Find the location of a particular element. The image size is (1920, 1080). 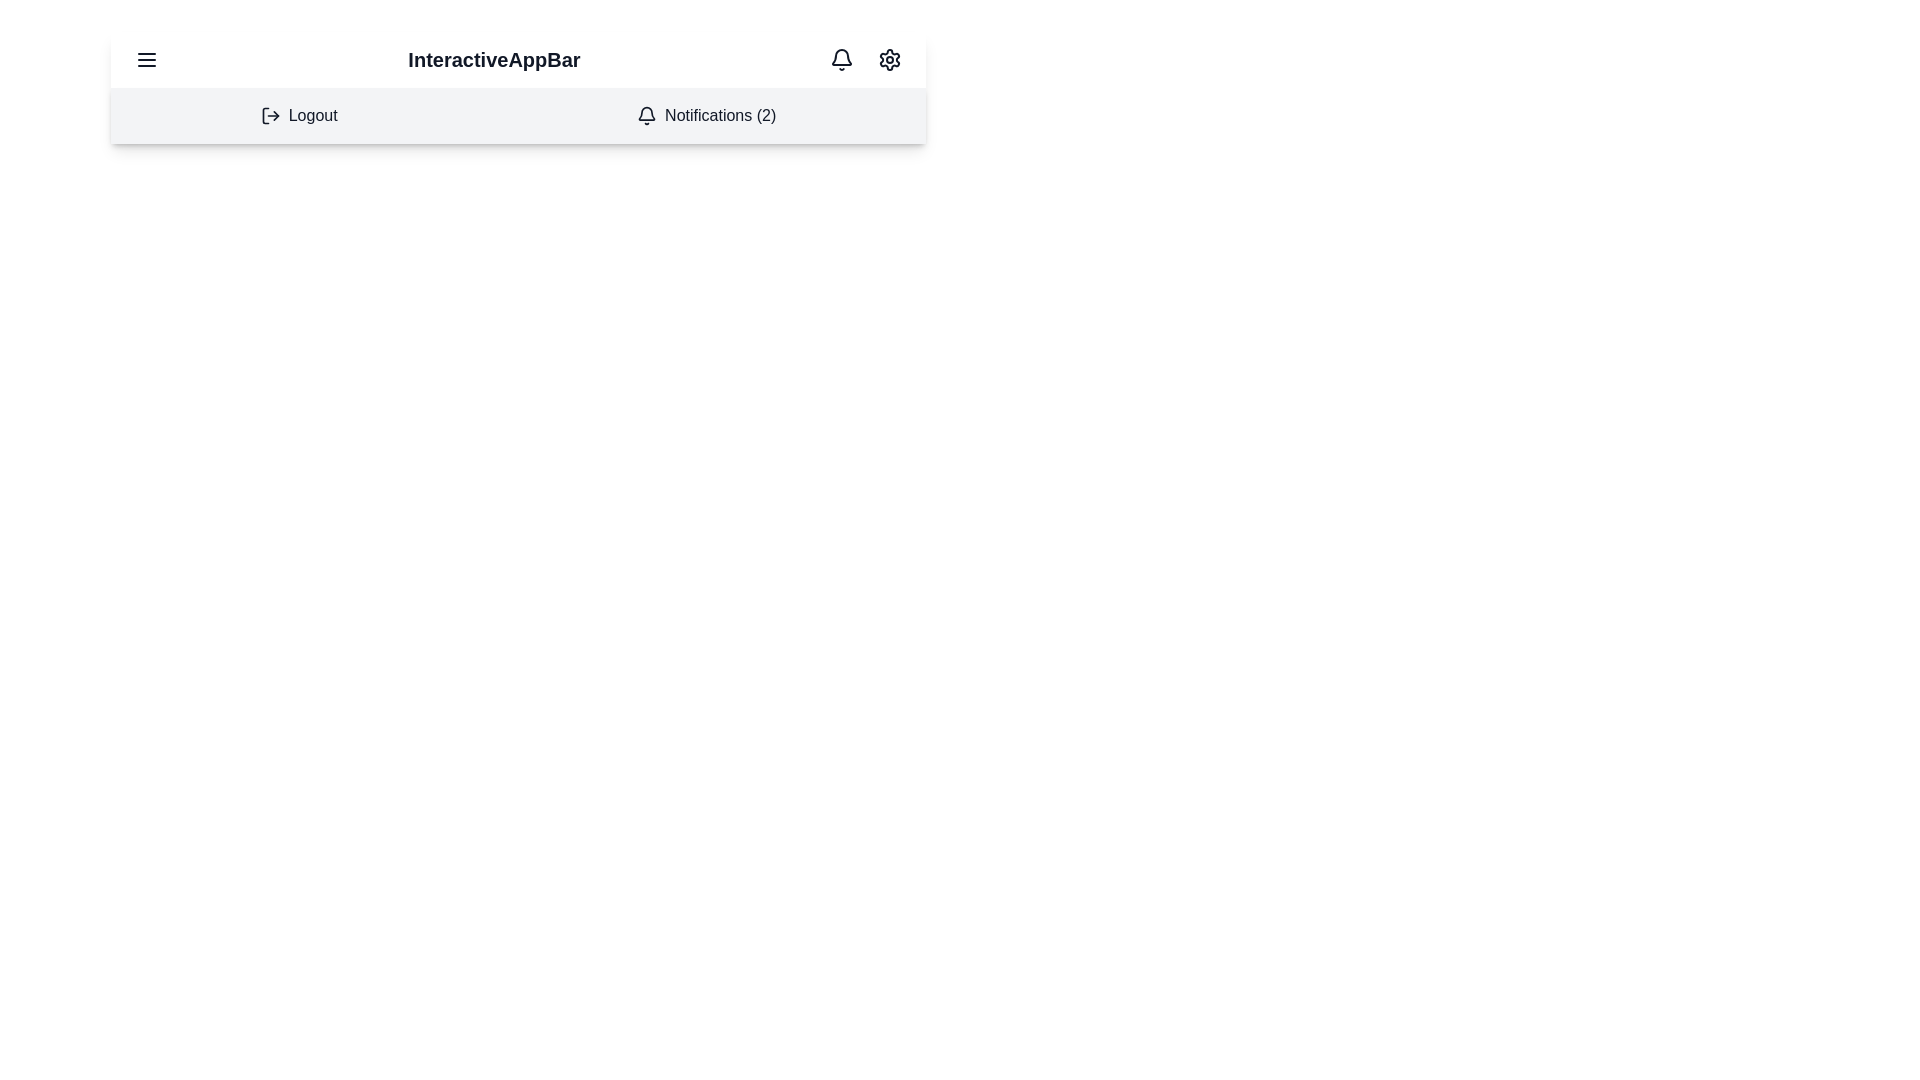

the empty space in the app bar to open the context menu is located at coordinates (767, 59).